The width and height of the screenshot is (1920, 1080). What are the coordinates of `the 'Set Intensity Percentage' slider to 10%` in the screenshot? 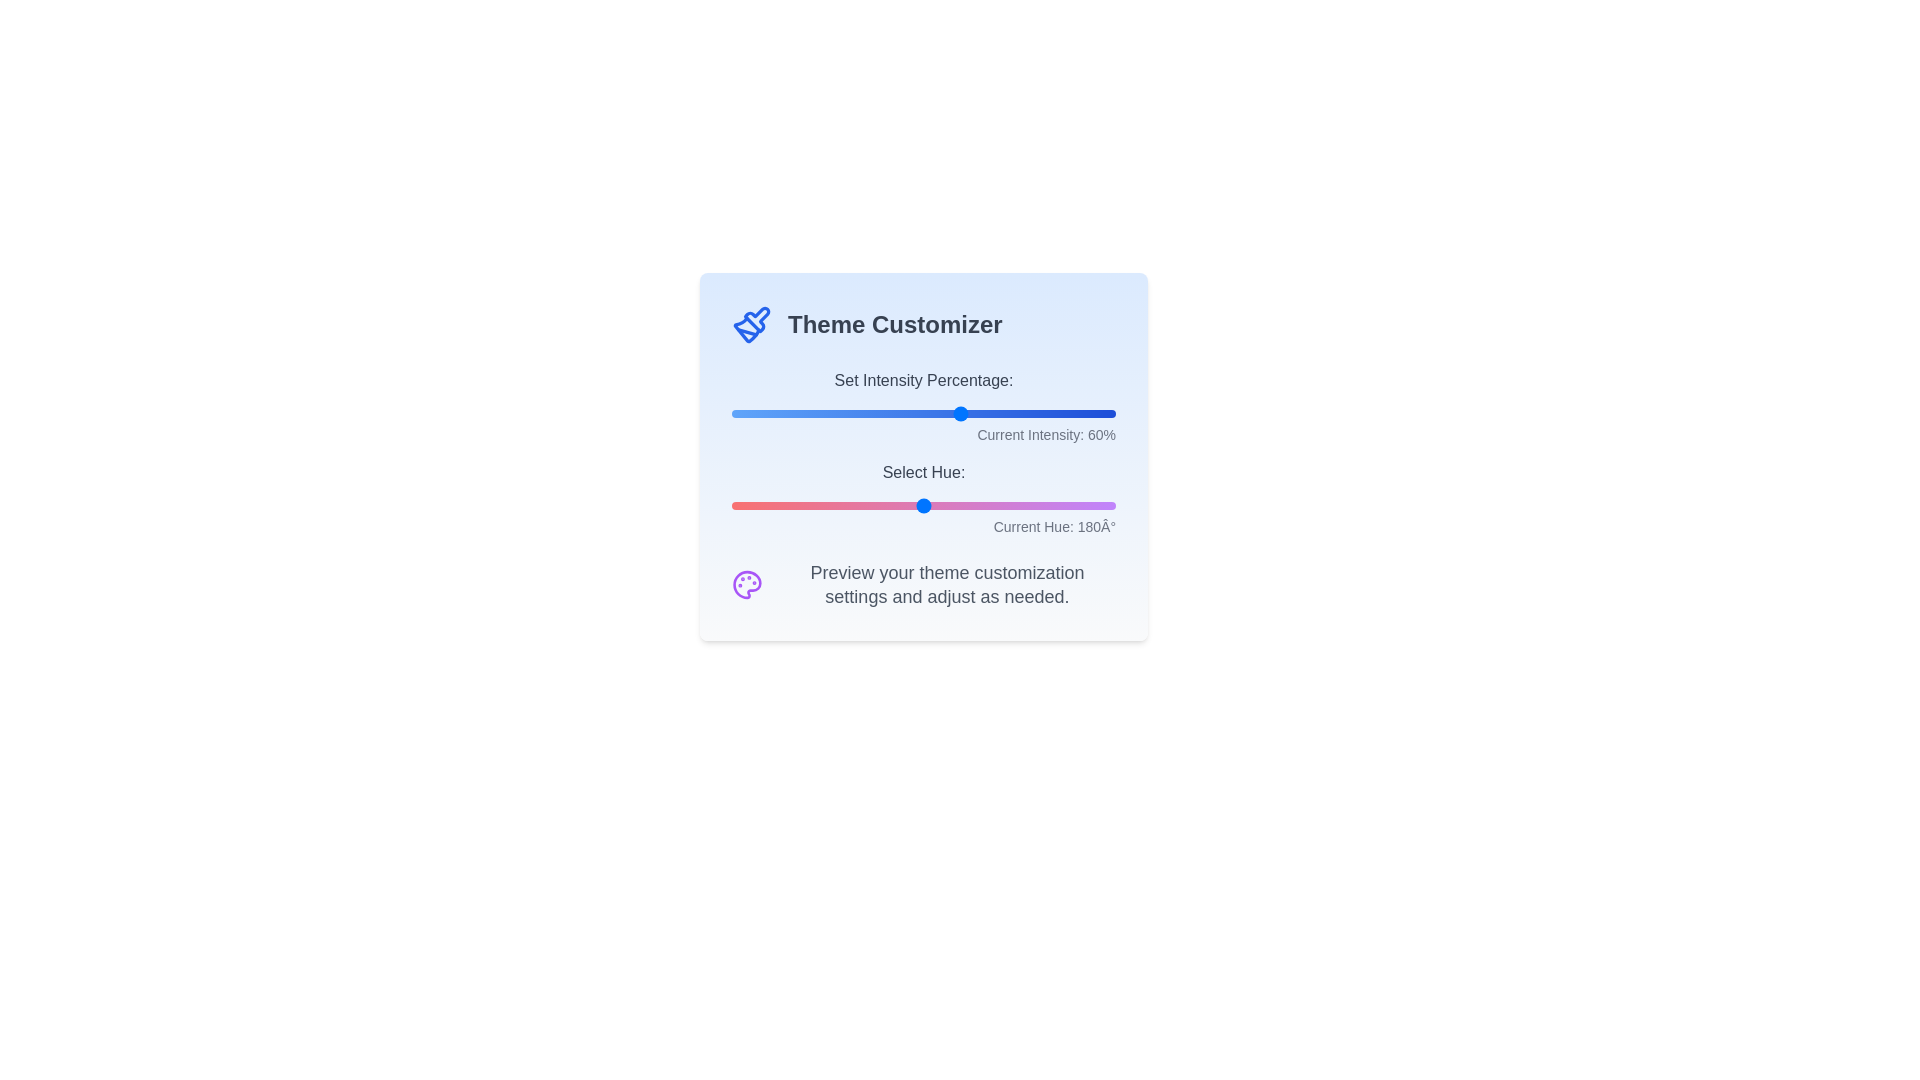 It's located at (769, 412).